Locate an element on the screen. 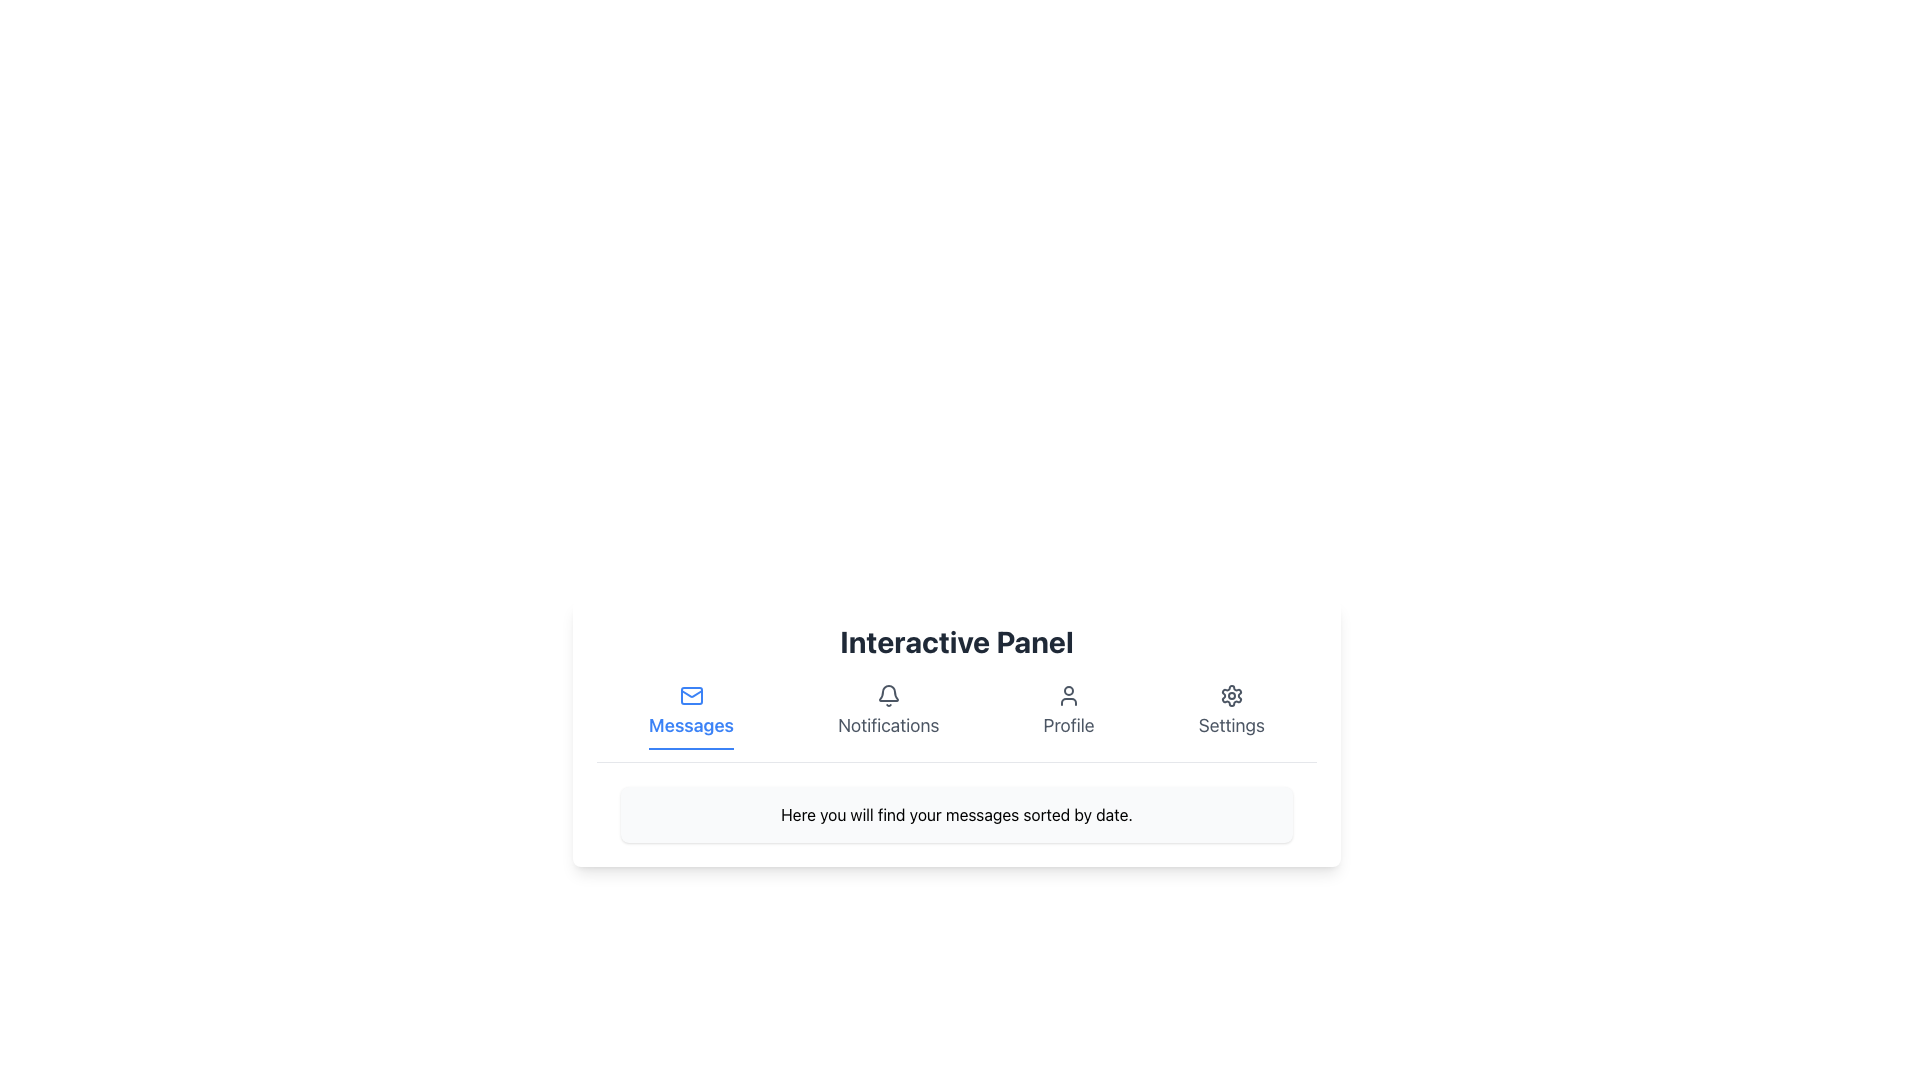  the user profile icon, which is a minimalistic circular head and semi-circular body icon located in the navigation bar is located at coordinates (1068, 694).